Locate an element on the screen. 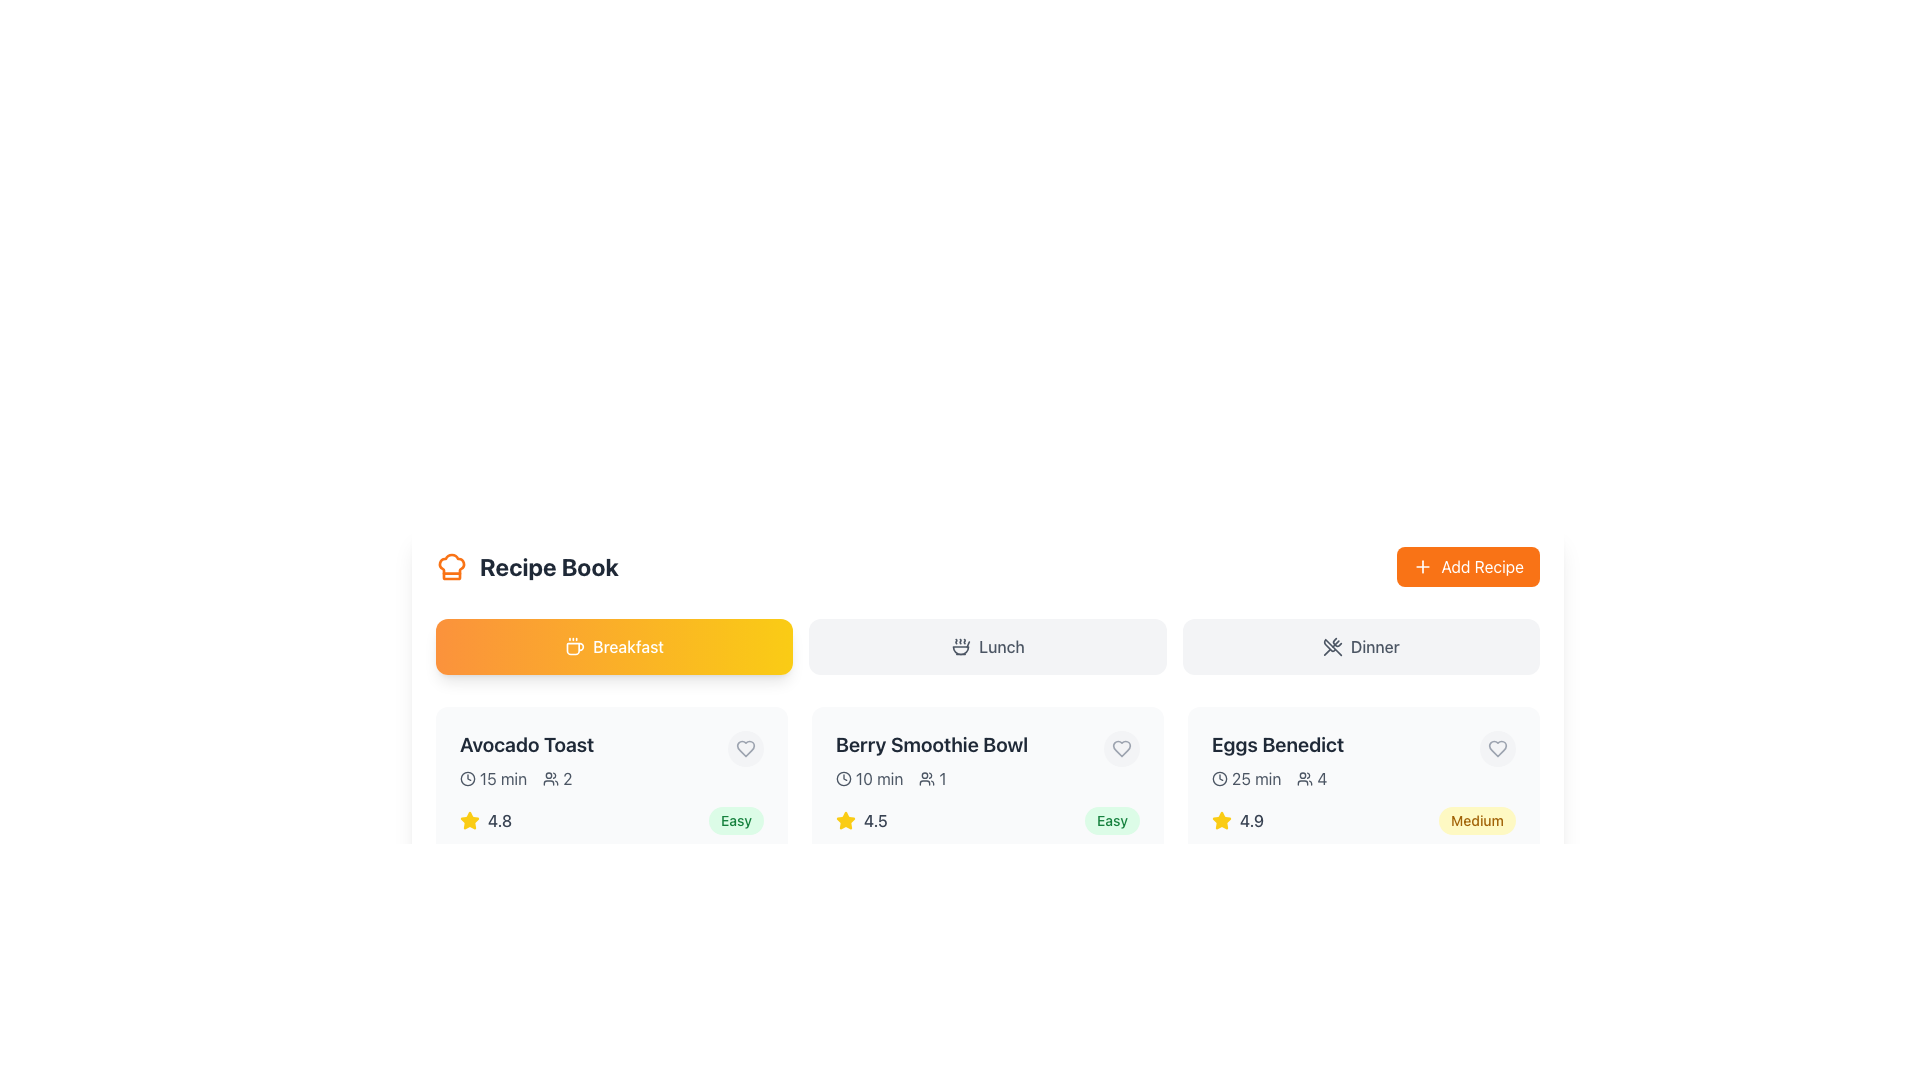 This screenshot has width=1920, height=1080. the 'Medium' label with a yellow background located in the bottom-right corner of the 'Eggs Benedict' section is located at coordinates (1477, 821).